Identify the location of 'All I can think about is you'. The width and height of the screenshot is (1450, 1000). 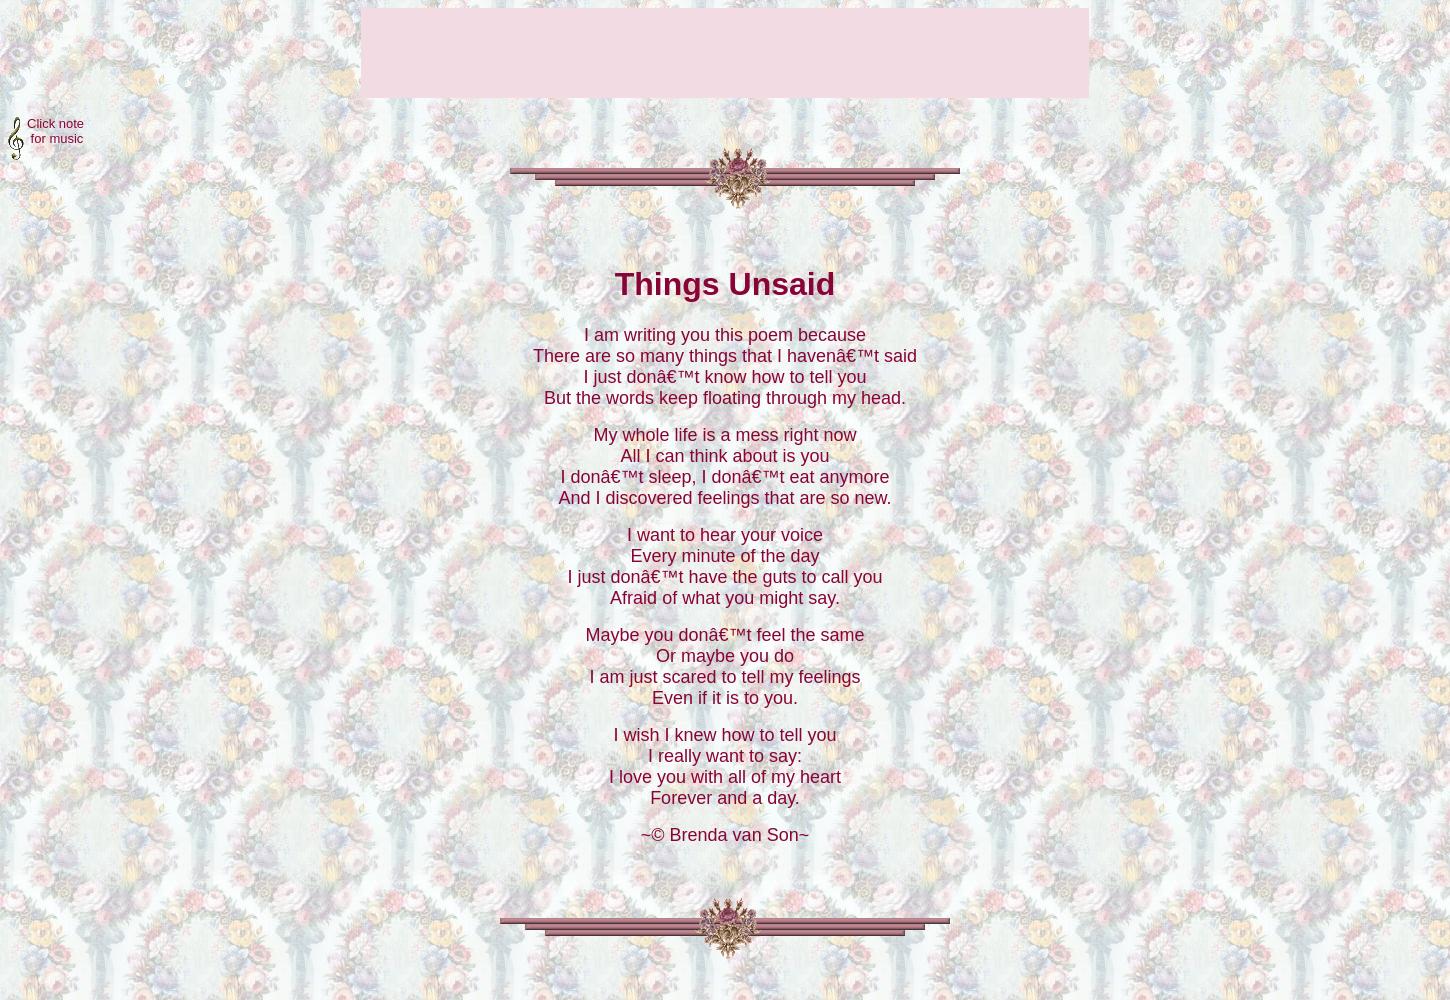
(723, 454).